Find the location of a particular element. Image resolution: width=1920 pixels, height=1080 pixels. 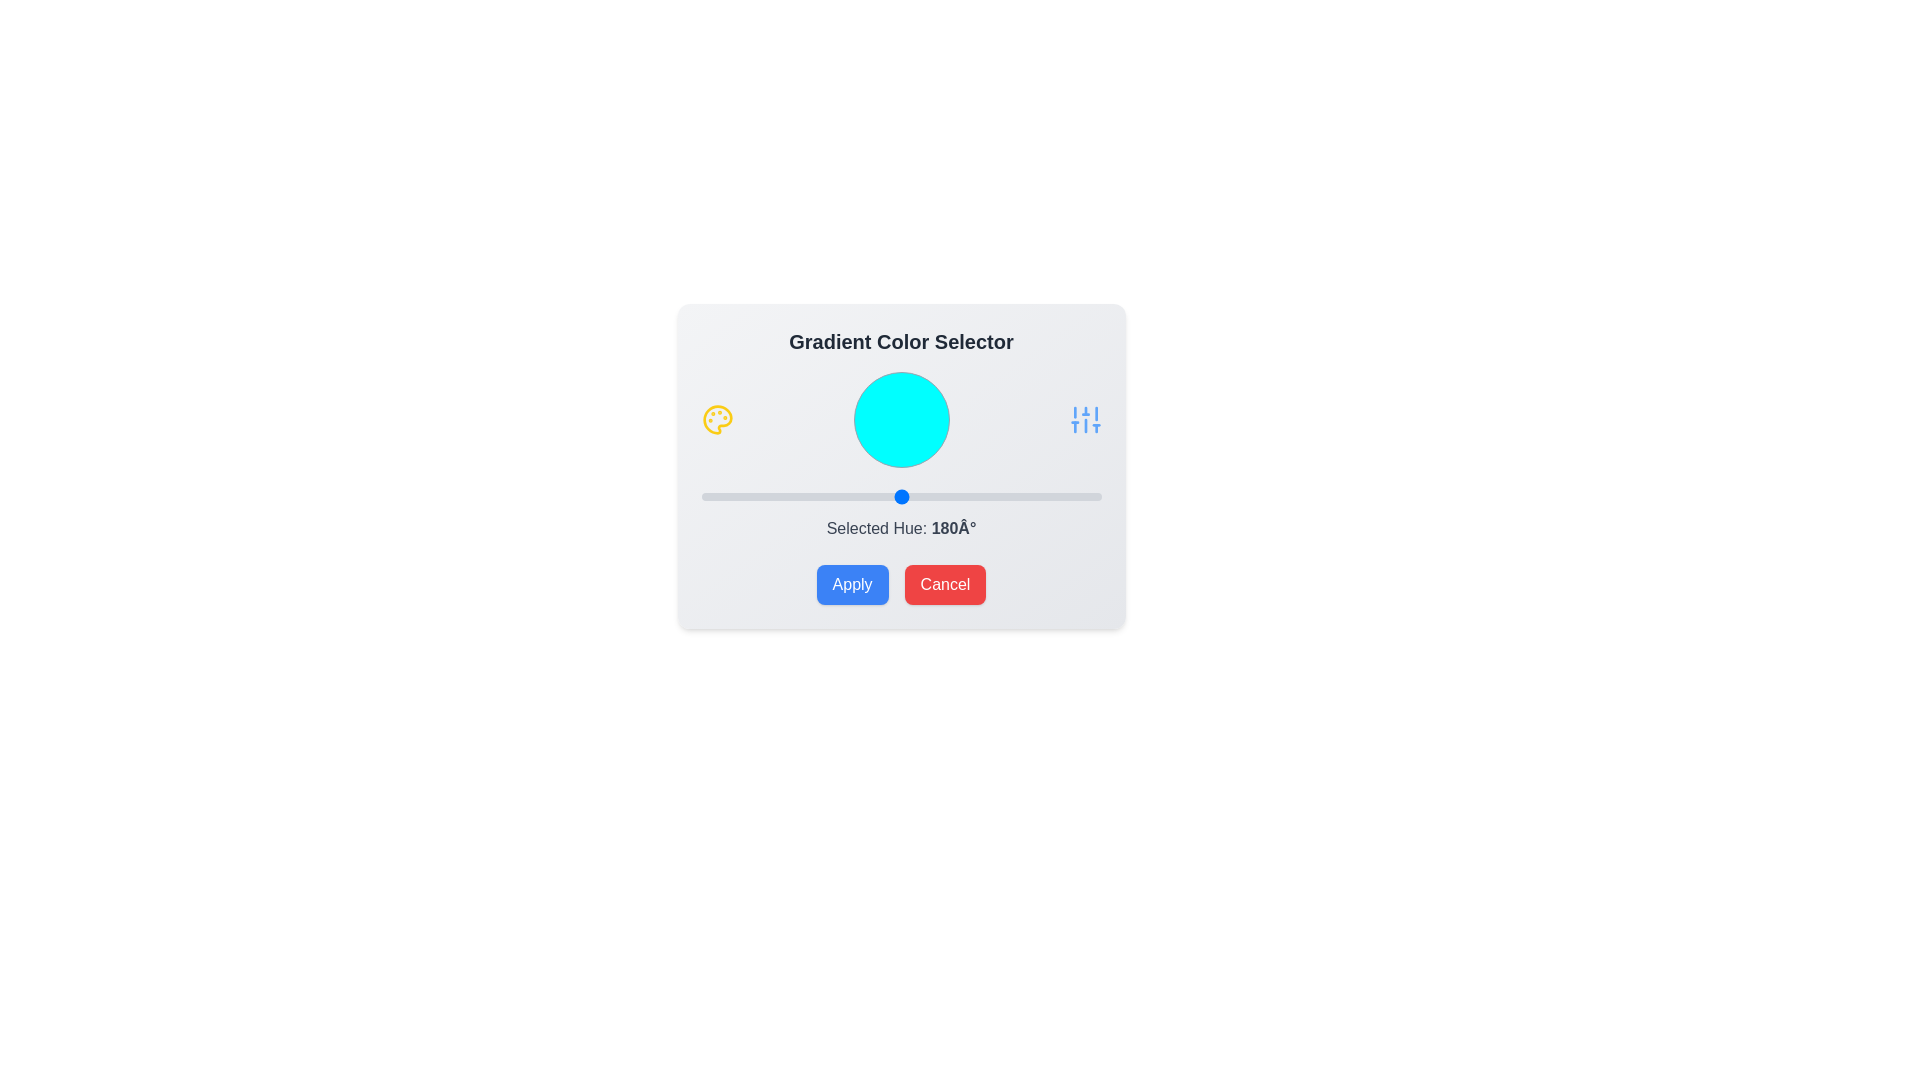

'Cancel' button is located at coordinates (944, 585).